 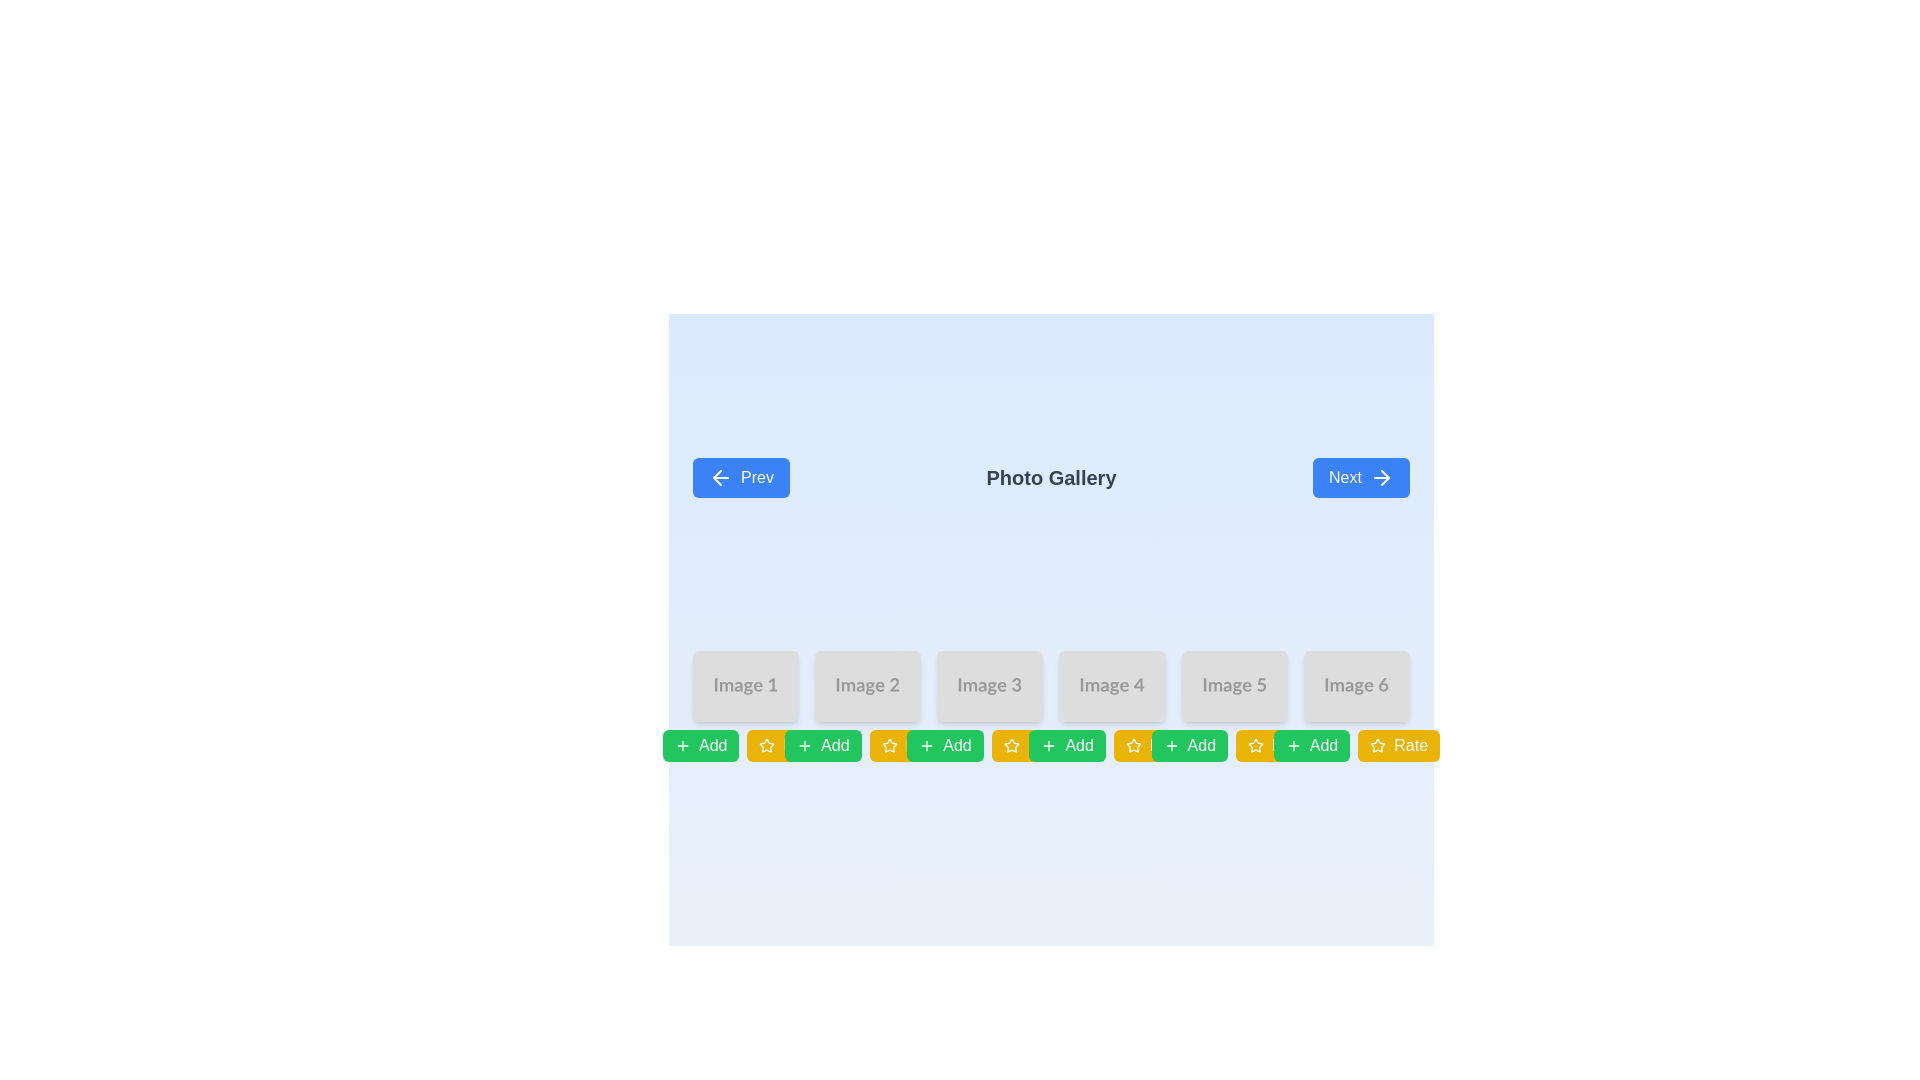 I want to click on the star-shaped icon with a yellow outline located to the left of the 'Rate' text to interact, so click(x=1376, y=744).